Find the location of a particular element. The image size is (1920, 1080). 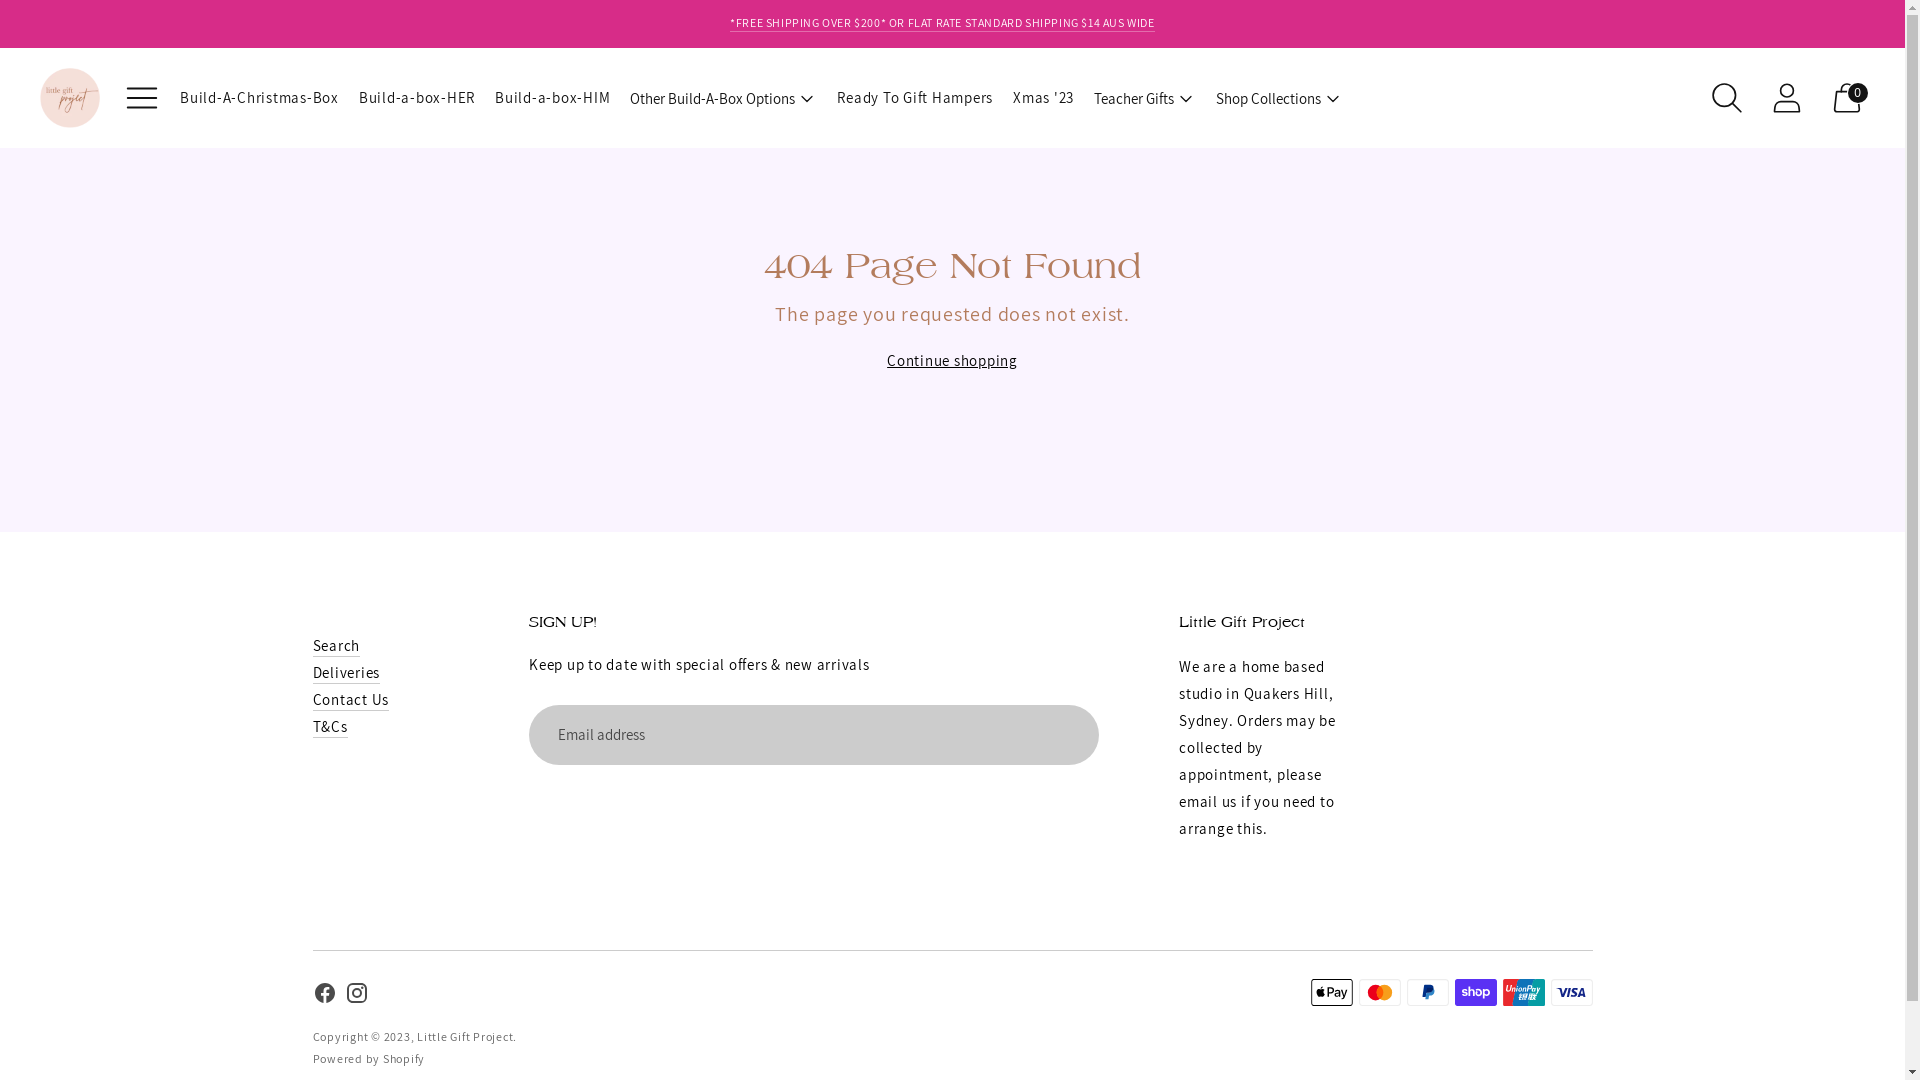

'Build-A-Christmas-Box' is located at coordinates (258, 97).